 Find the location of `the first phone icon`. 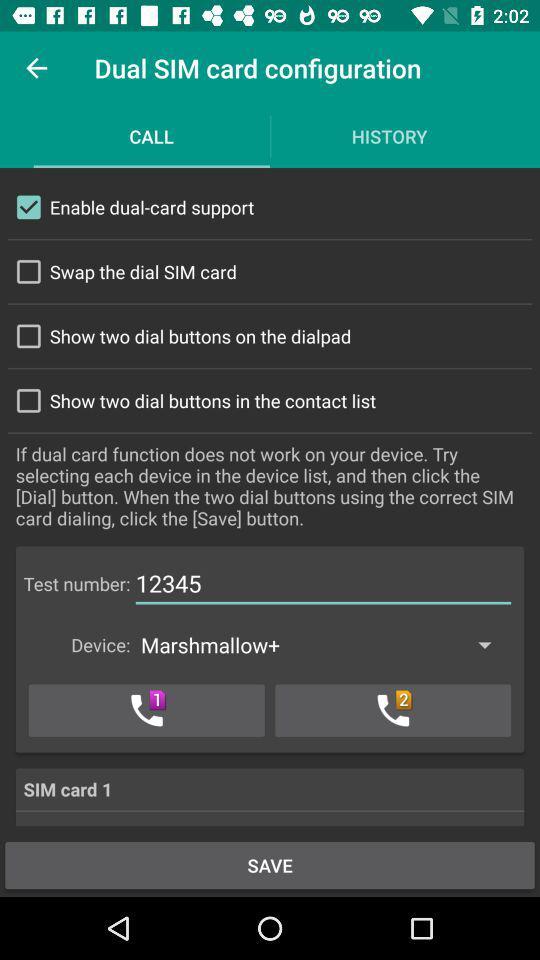

the first phone icon is located at coordinates (145, 710).